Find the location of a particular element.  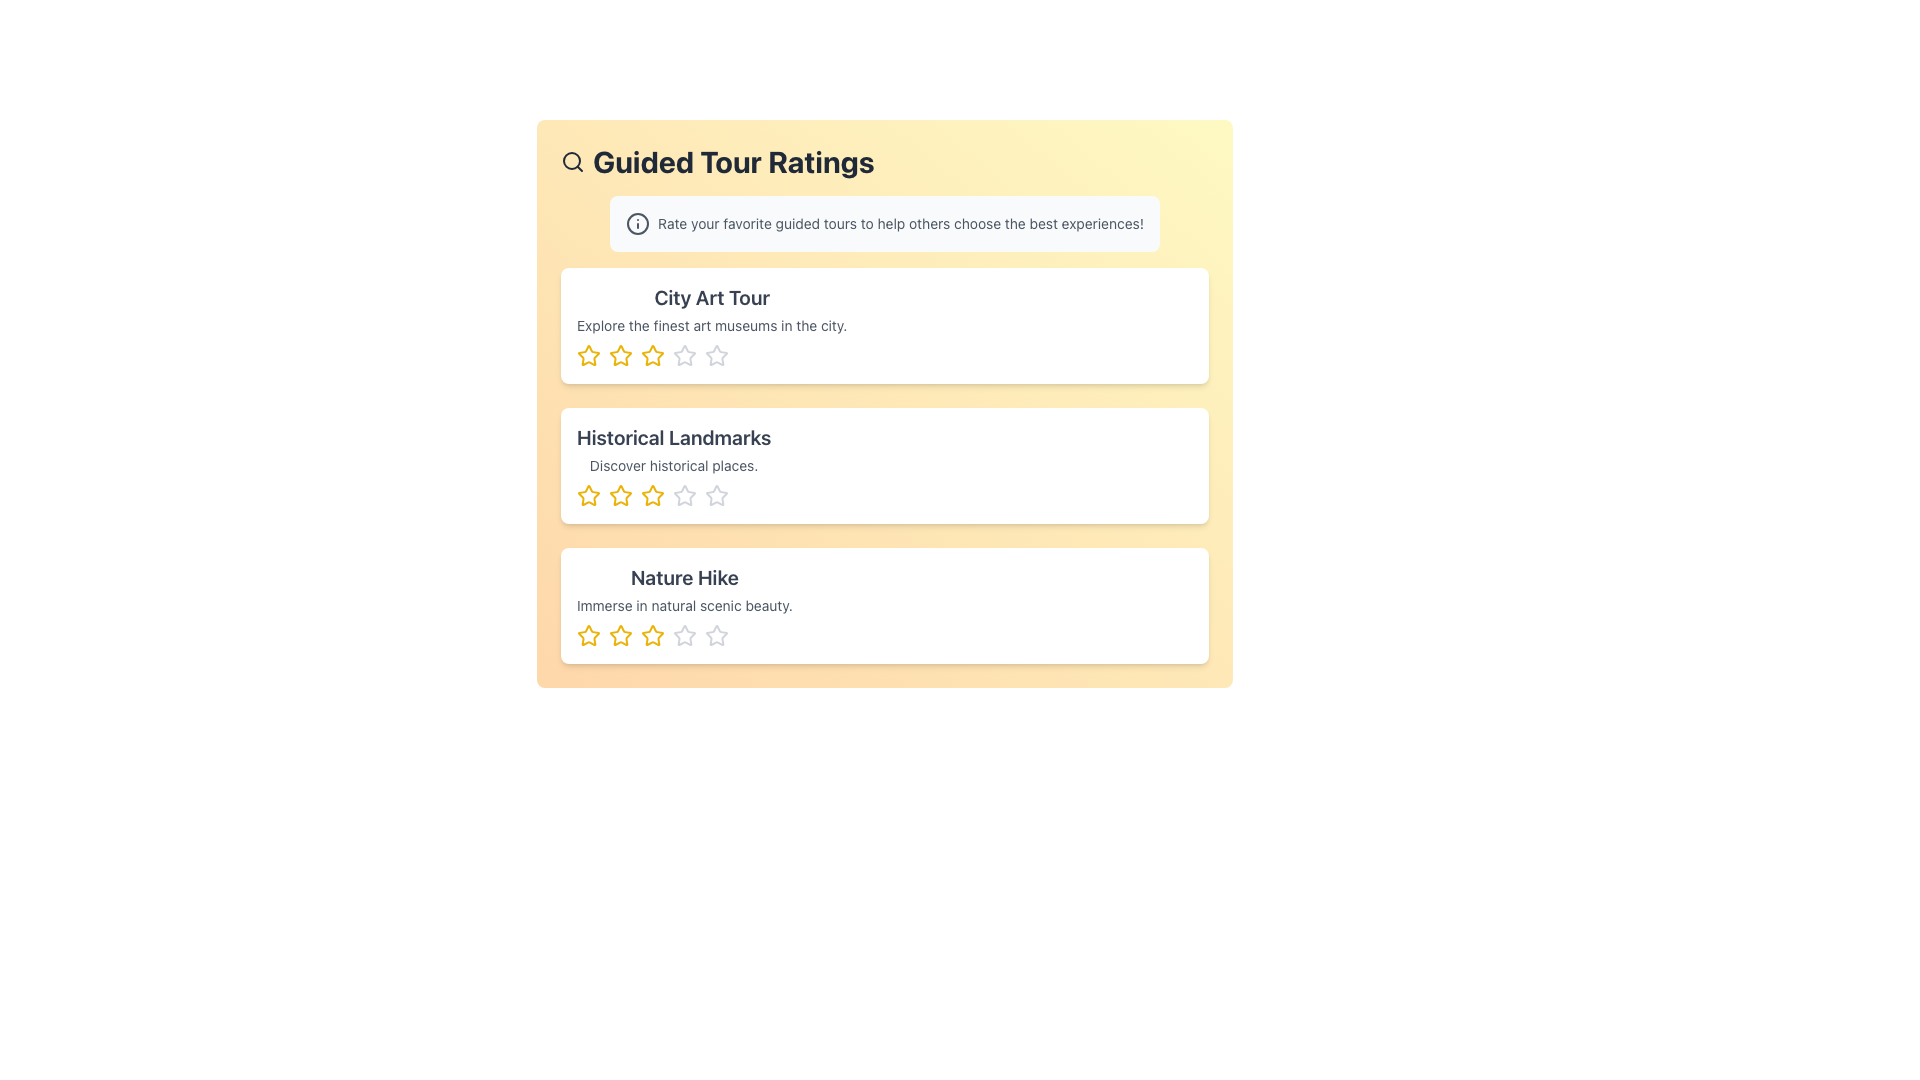

the circular SVG element of the search icon, which is located to the left of the 'Guided Tour Ratings' heading is located at coordinates (570, 160).